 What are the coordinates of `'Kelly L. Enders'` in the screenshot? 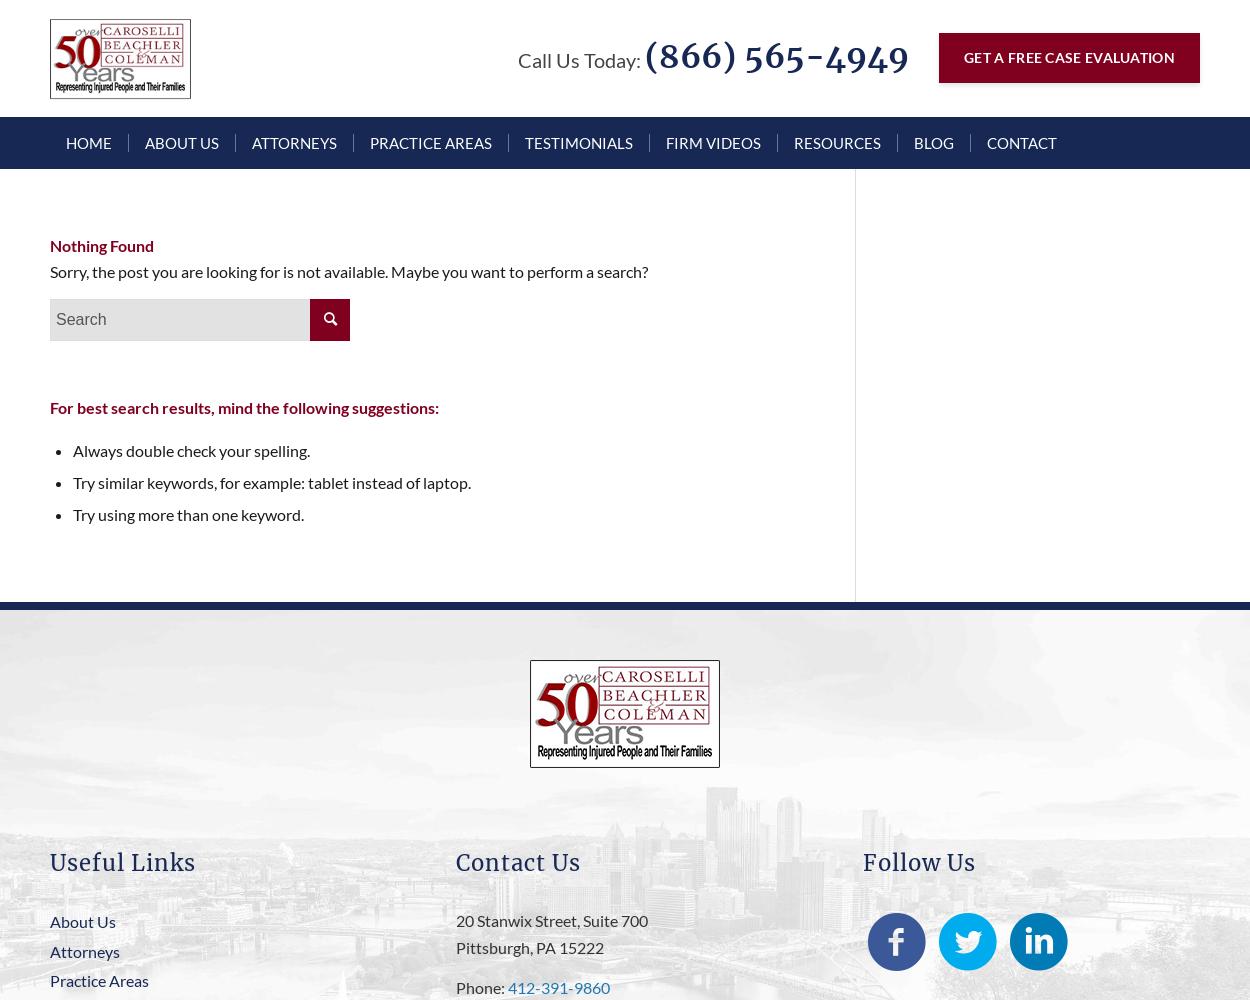 It's located at (251, 308).